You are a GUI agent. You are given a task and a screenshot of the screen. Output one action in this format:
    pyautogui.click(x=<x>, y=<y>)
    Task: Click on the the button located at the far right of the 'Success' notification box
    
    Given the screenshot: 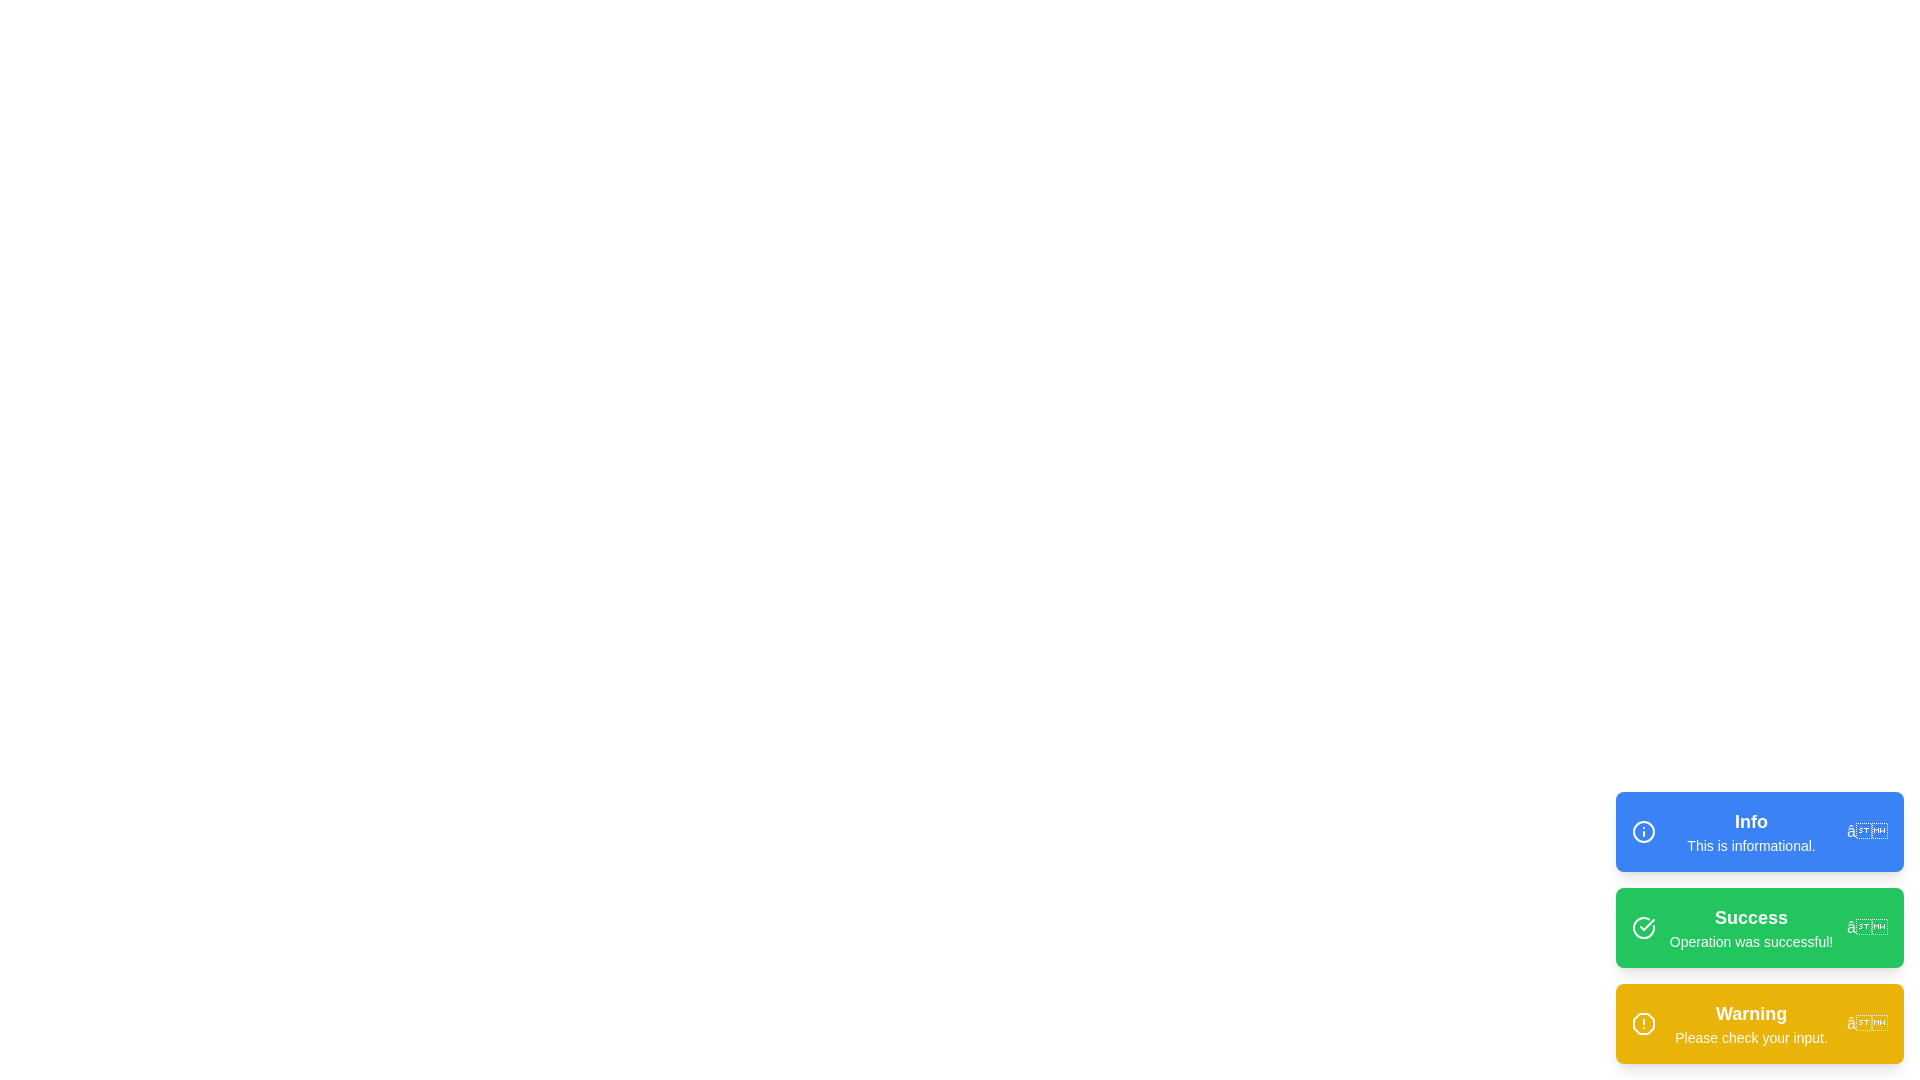 What is the action you would take?
    pyautogui.click(x=1866, y=928)
    